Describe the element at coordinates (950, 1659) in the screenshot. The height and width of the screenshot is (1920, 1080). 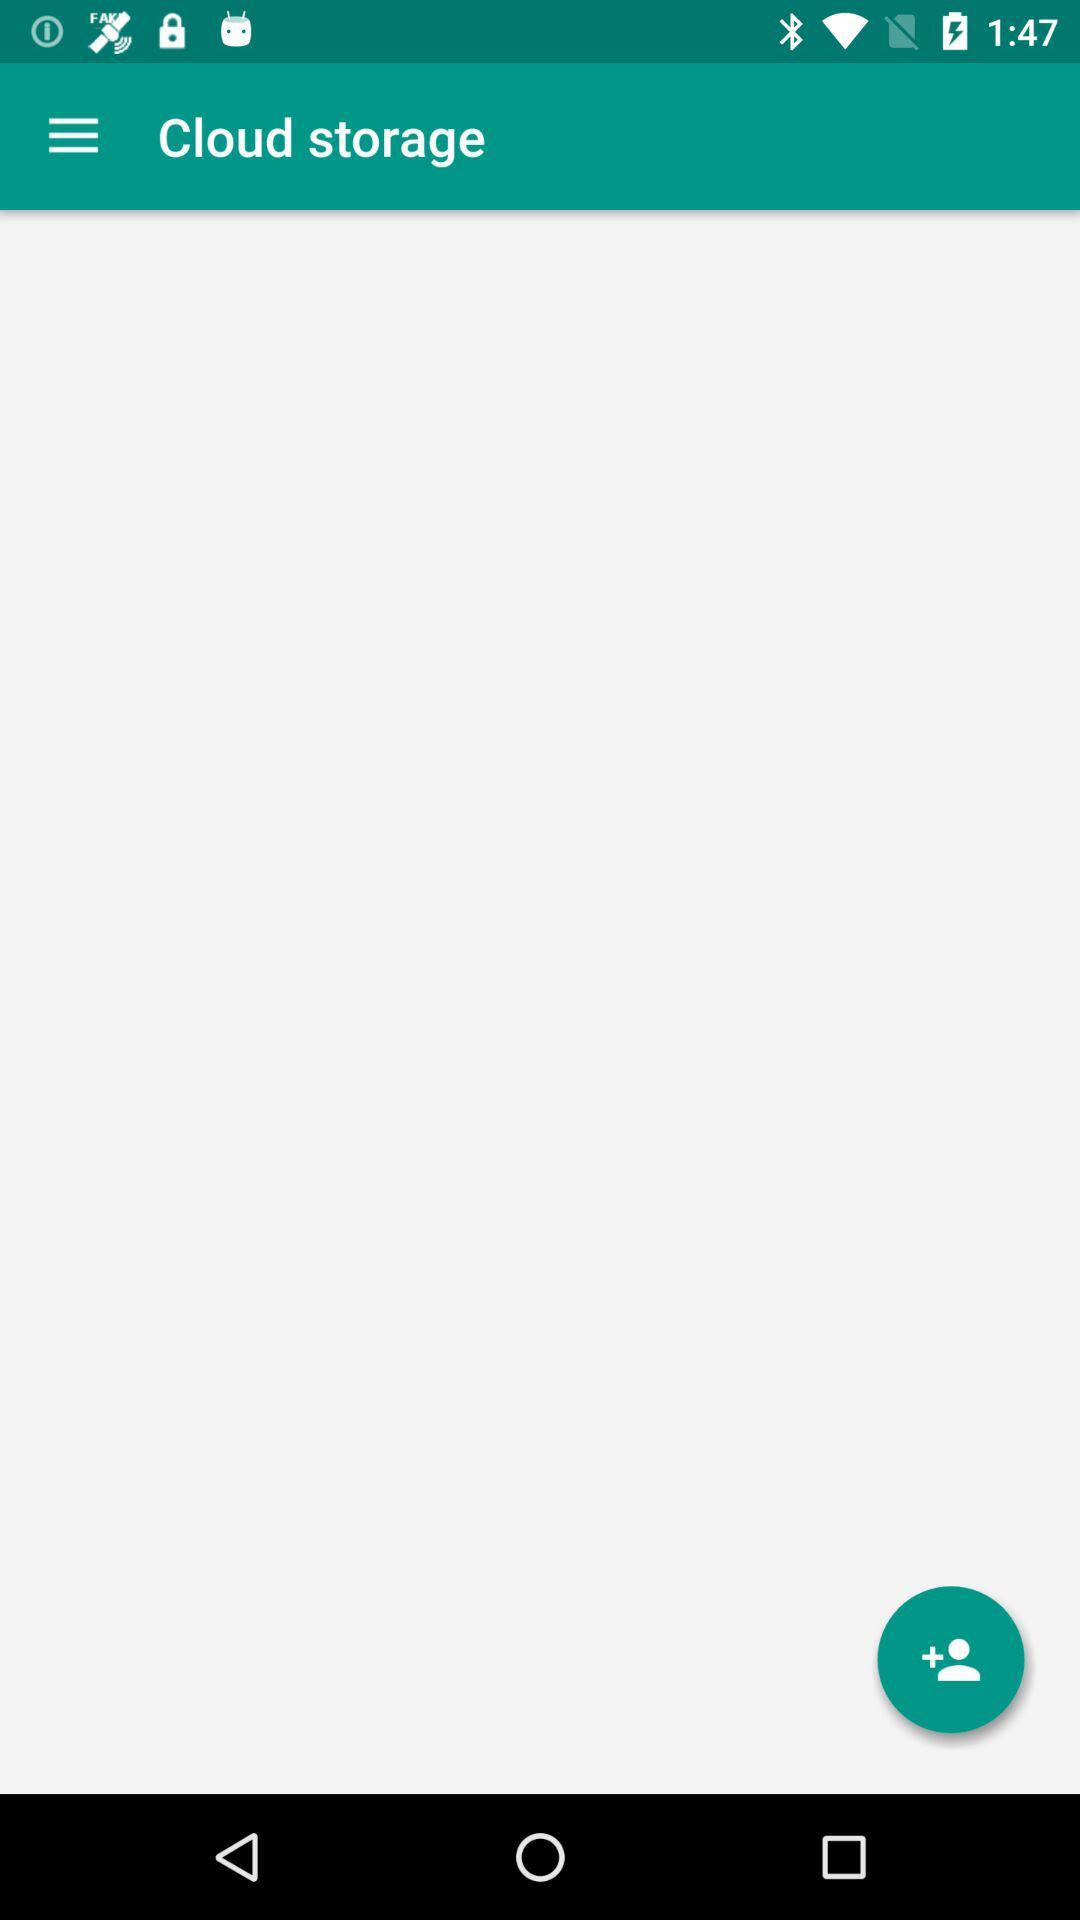
I see `the follow icon` at that location.